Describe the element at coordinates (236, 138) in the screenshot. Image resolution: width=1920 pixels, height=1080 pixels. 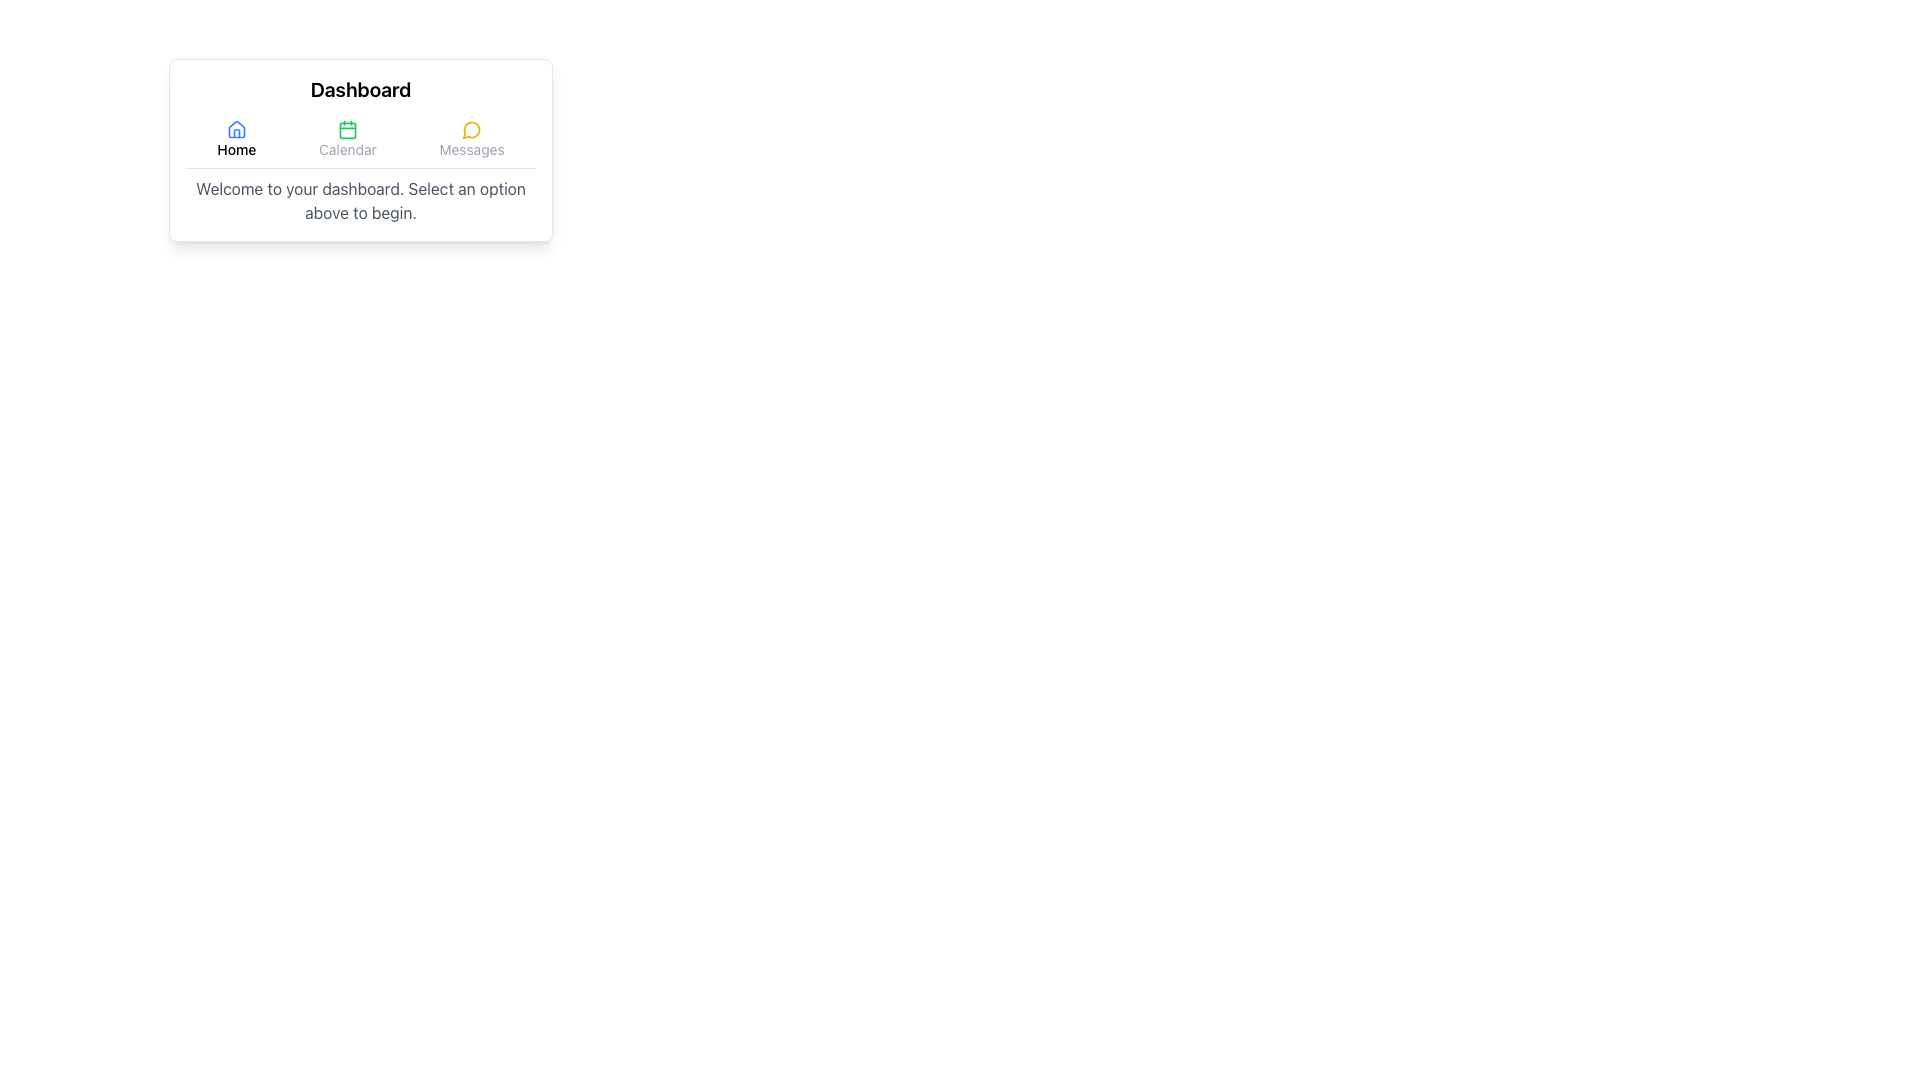
I see `the 'Home' button located on the left side of the navigation options beneath the 'Dashboard' title` at that location.